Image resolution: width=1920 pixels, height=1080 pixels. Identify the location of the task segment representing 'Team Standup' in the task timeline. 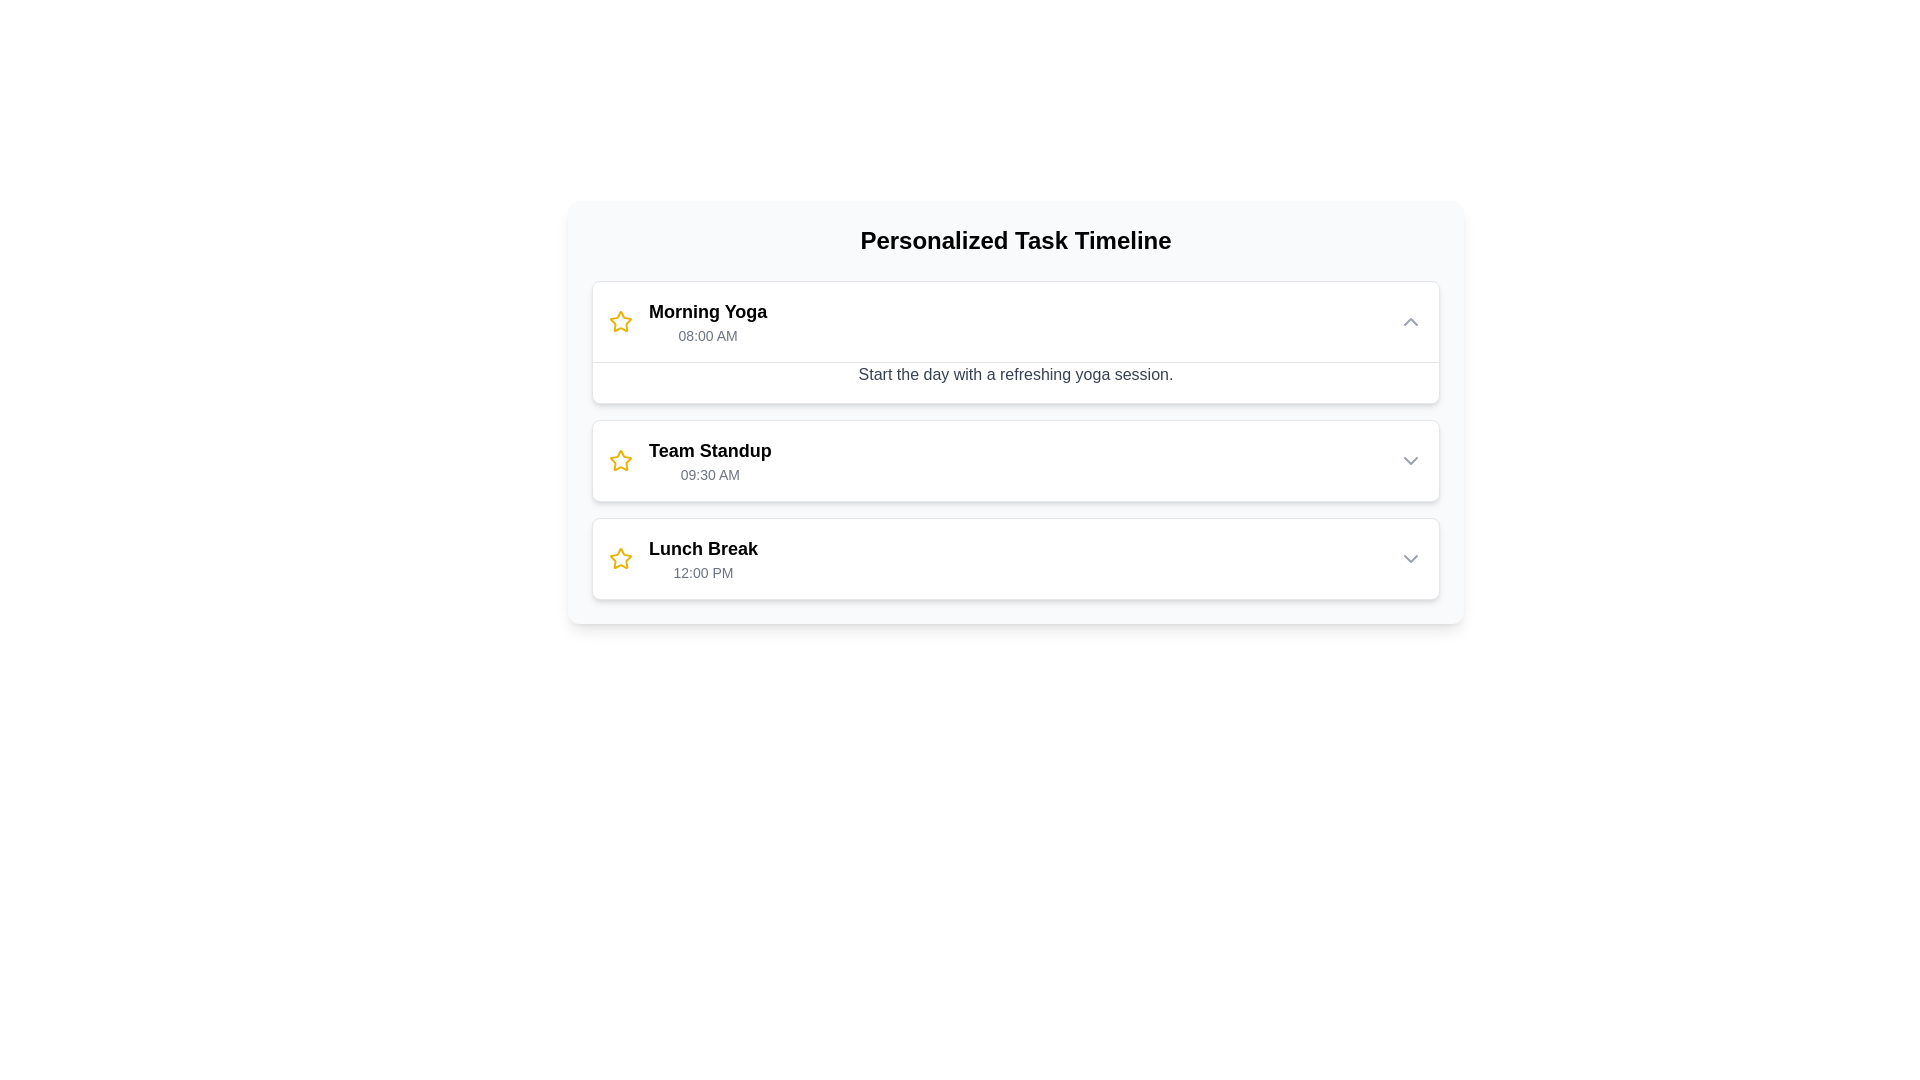
(1016, 438).